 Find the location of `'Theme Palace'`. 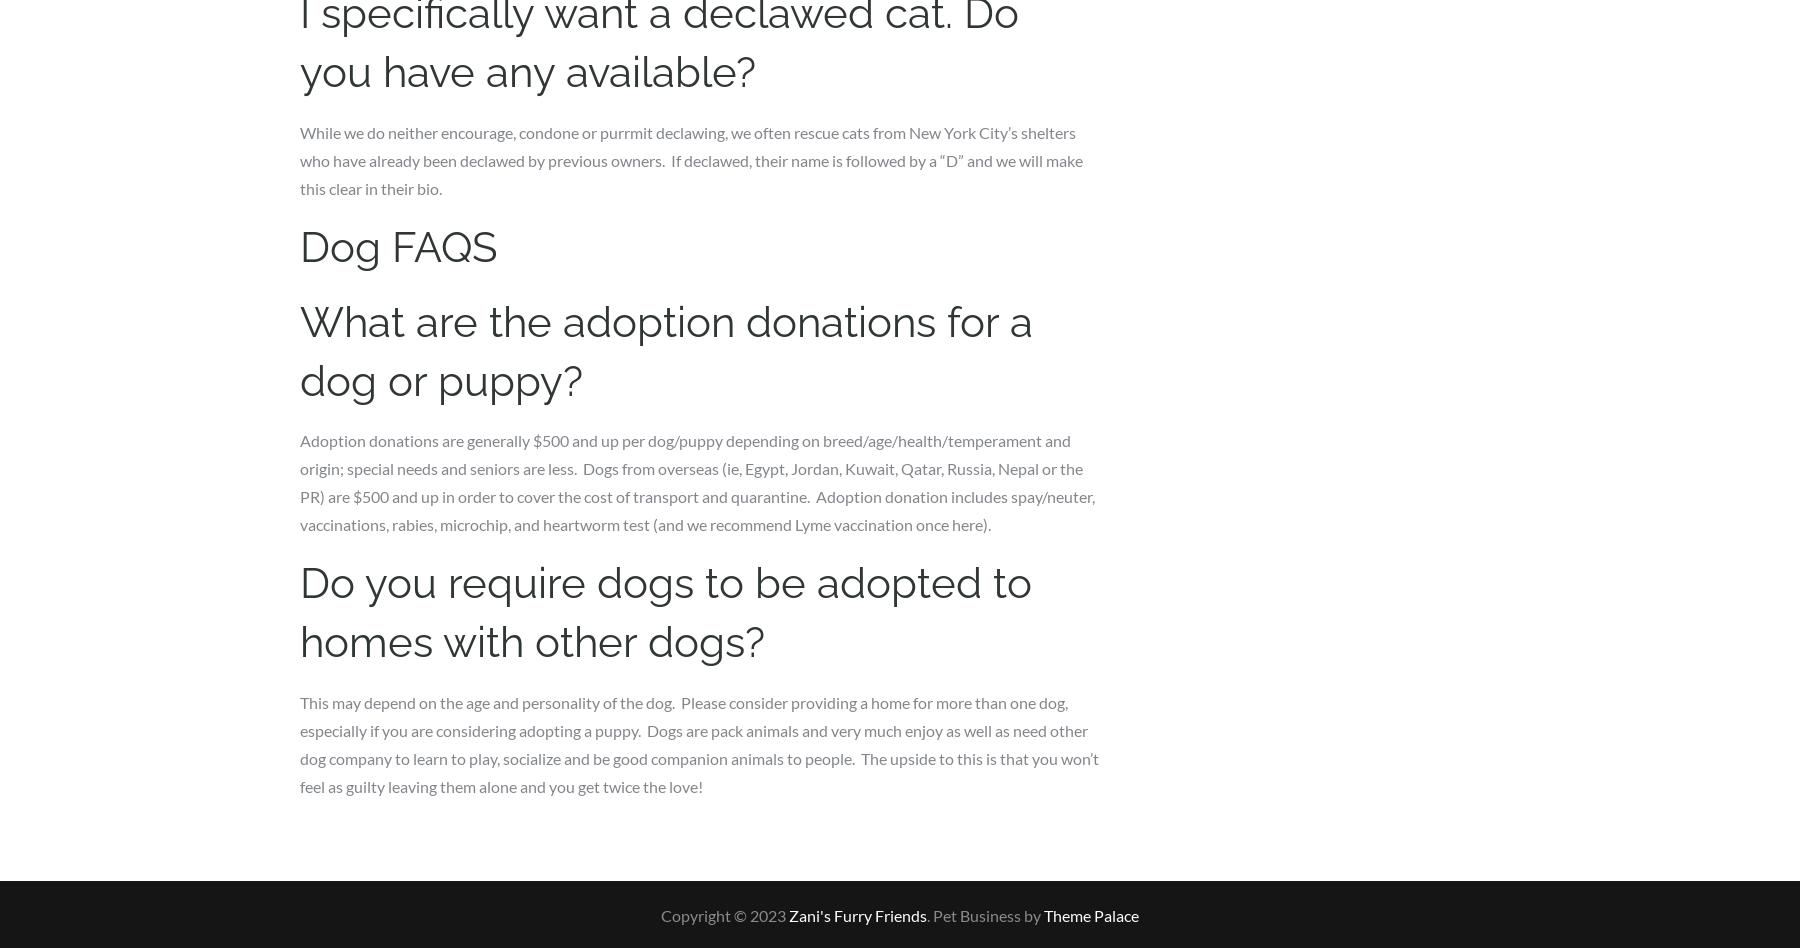

'Theme Palace' is located at coordinates (1091, 913).